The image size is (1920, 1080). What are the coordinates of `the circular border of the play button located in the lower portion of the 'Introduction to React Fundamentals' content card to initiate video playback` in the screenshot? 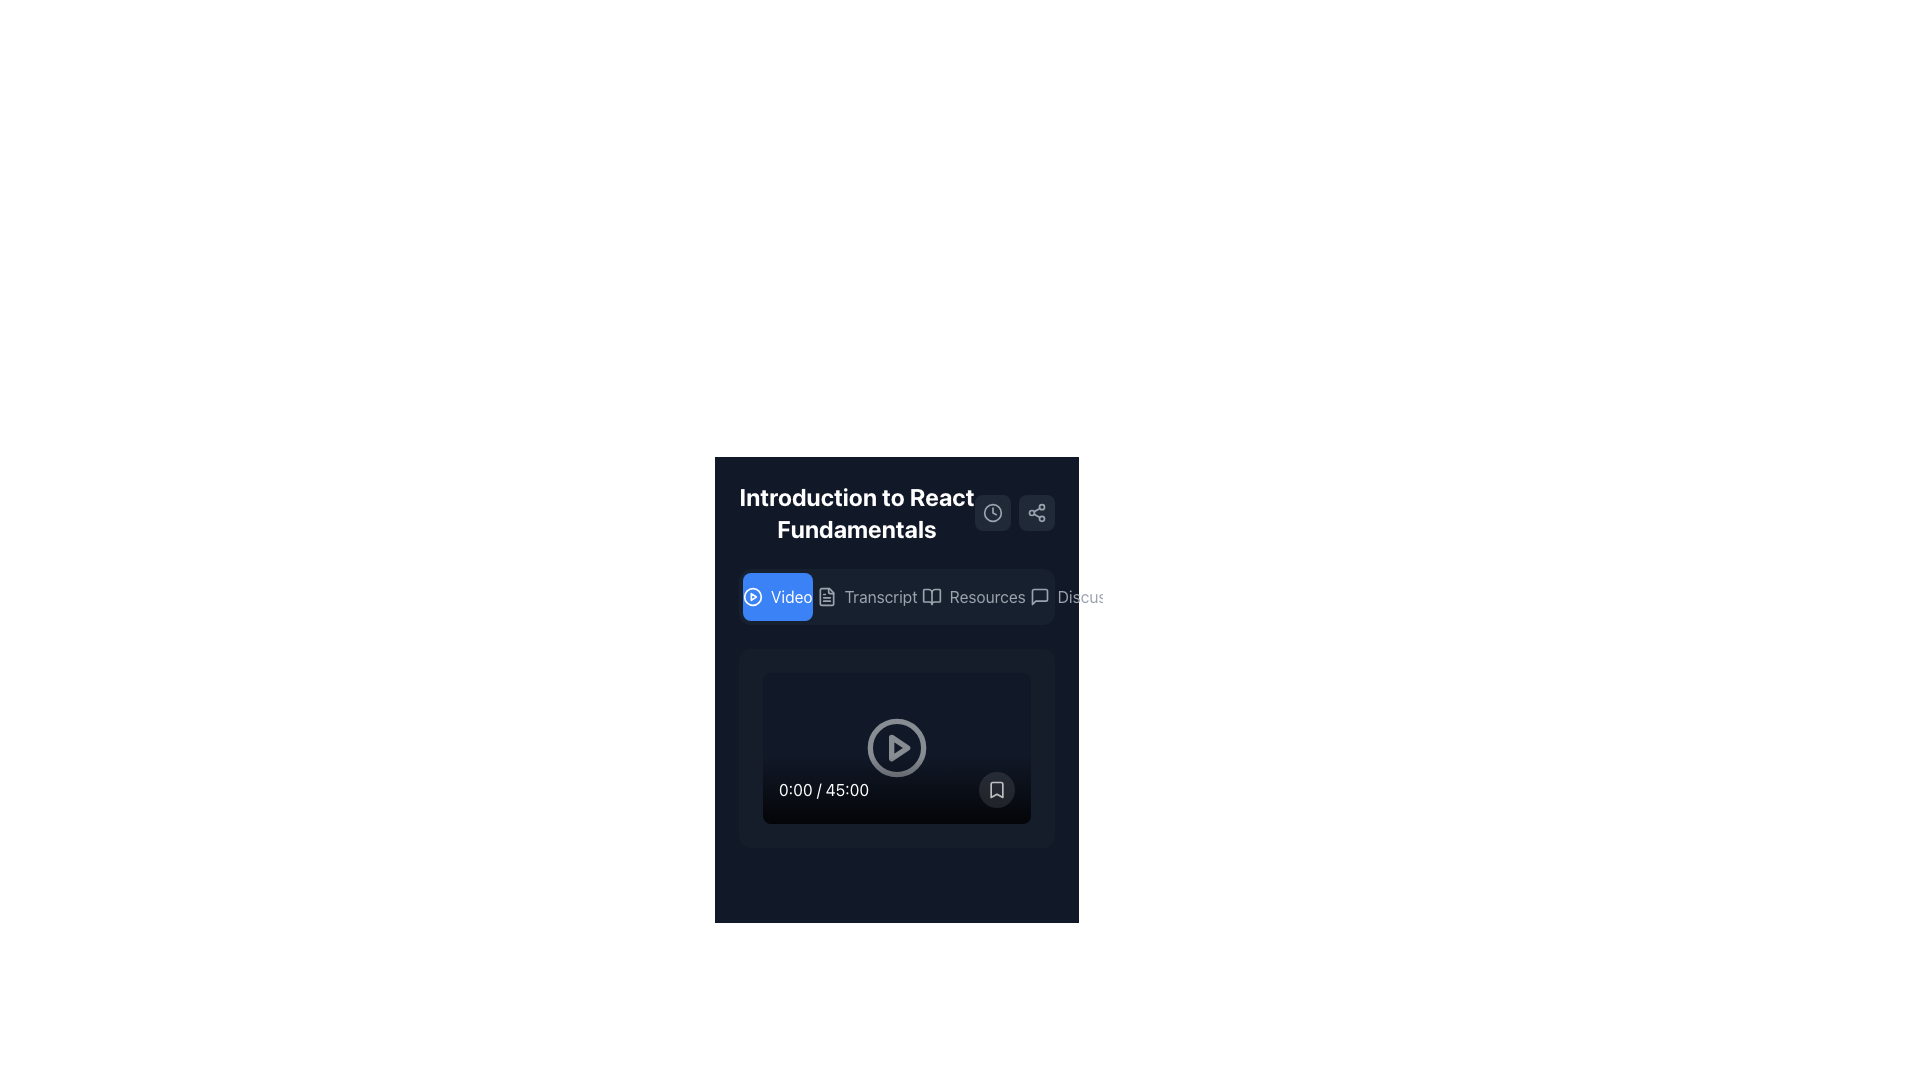 It's located at (896, 748).